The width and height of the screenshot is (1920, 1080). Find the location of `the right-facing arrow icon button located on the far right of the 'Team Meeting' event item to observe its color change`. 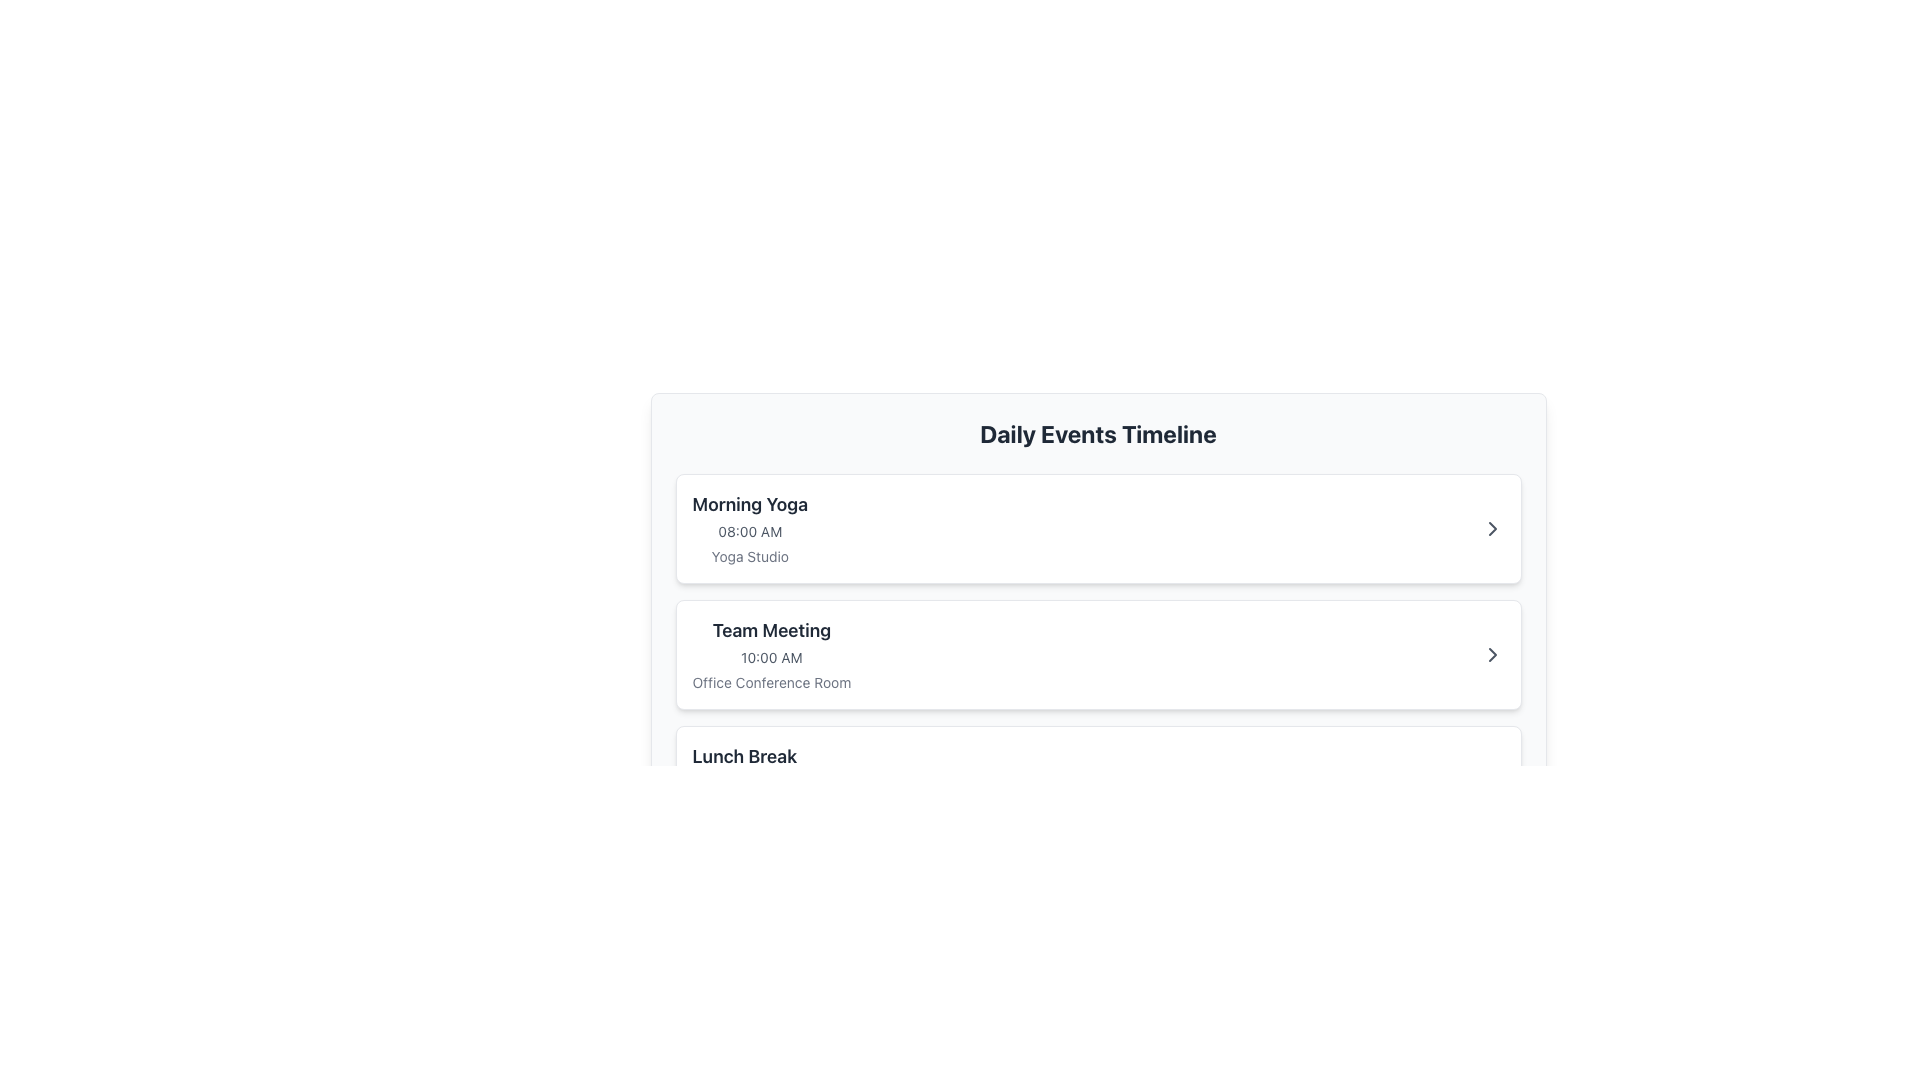

the right-facing arrow icon button located on the far right of the 'Team Meeting' event item to observe its color change is located at coordinates (1492, 655).